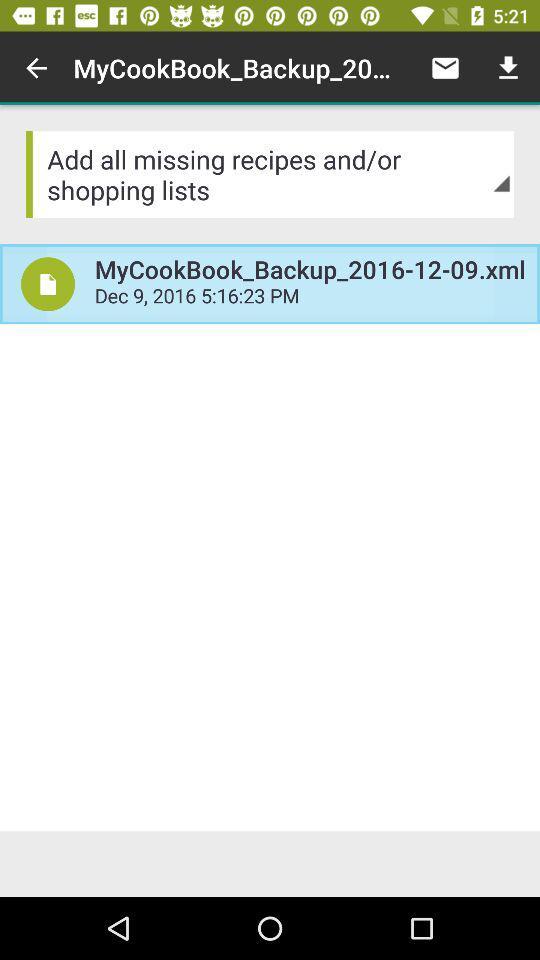 The width and height of the screenshot is (540, 960). Describe the element at coordinates (48, 283) in the screenshot. I see `the item below the add all missing item` at that location.